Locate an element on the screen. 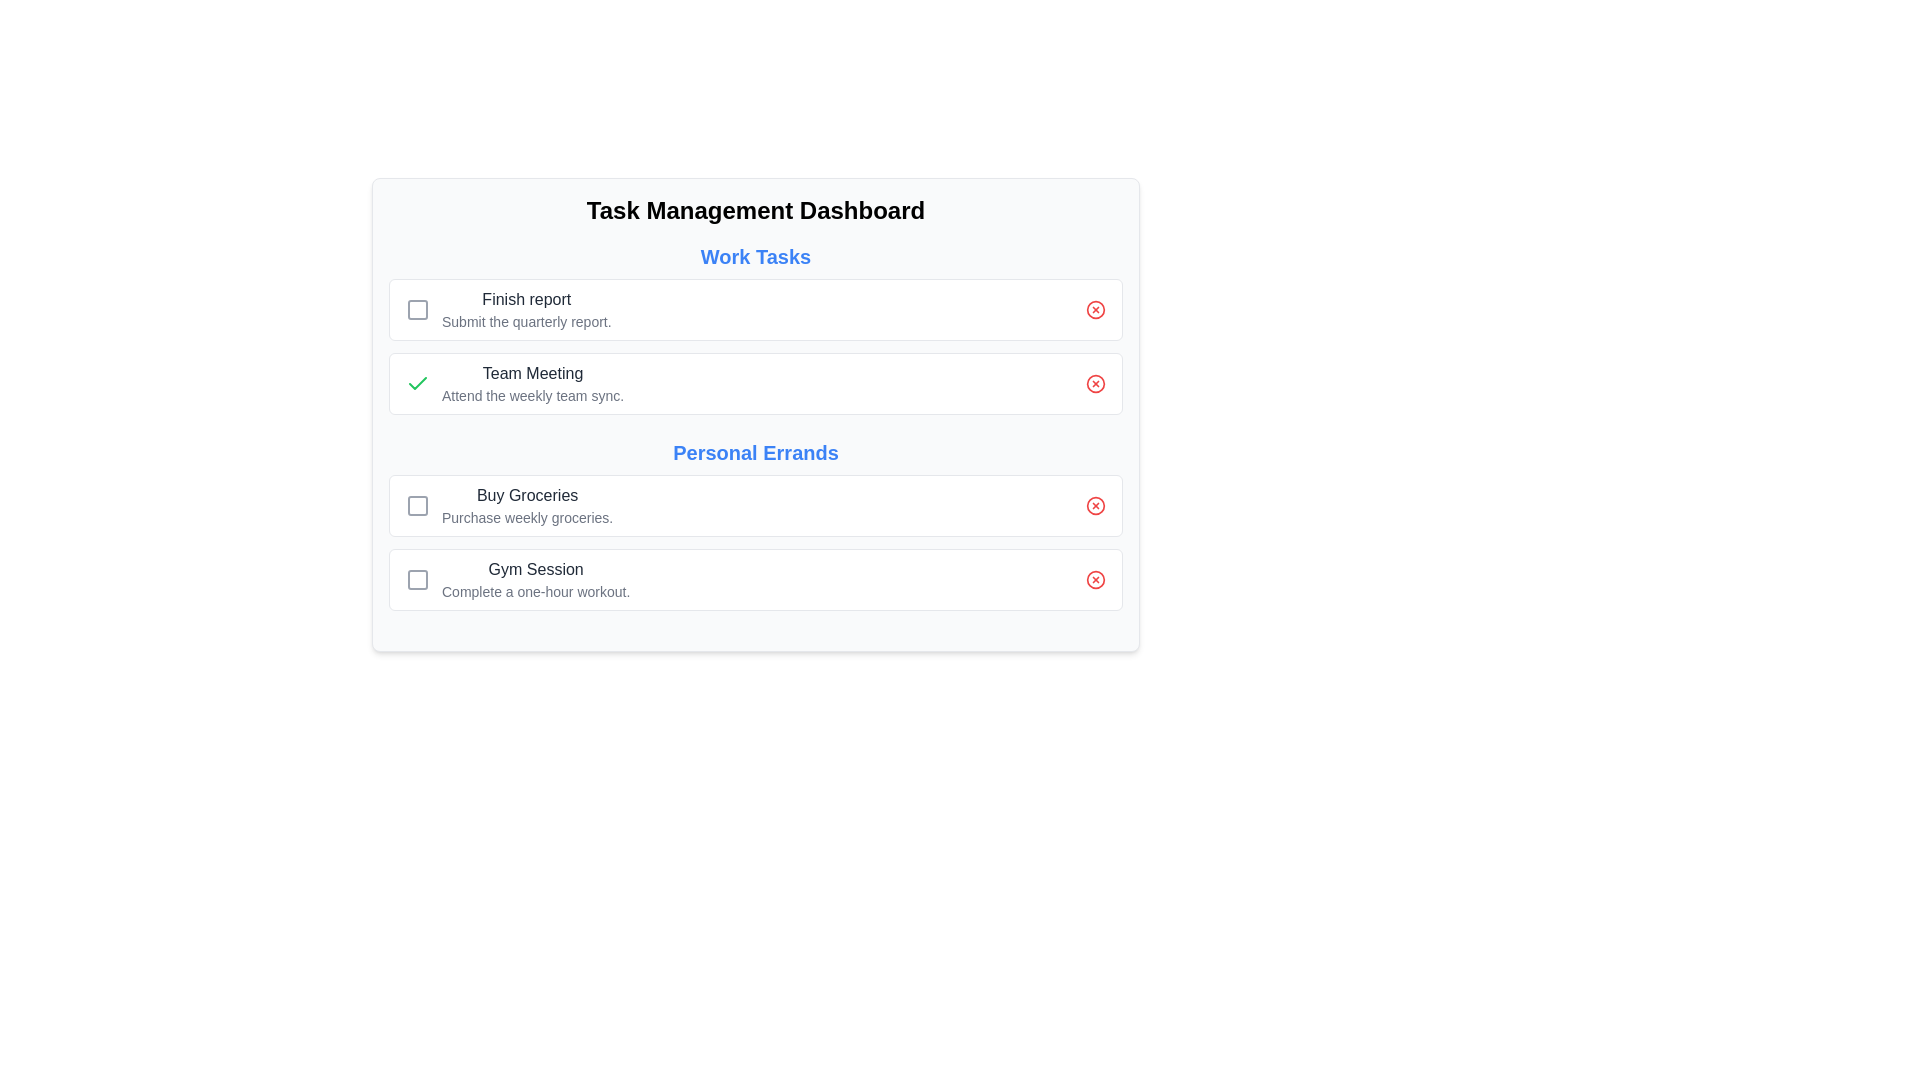 This screenshot has height=1080, width=1920. the static text element providing explanatory context for the 'Buy Groceries' task, which is positioned below 'Personal Errands' and above 'Gym Session' is located at coordinates (527, 516).